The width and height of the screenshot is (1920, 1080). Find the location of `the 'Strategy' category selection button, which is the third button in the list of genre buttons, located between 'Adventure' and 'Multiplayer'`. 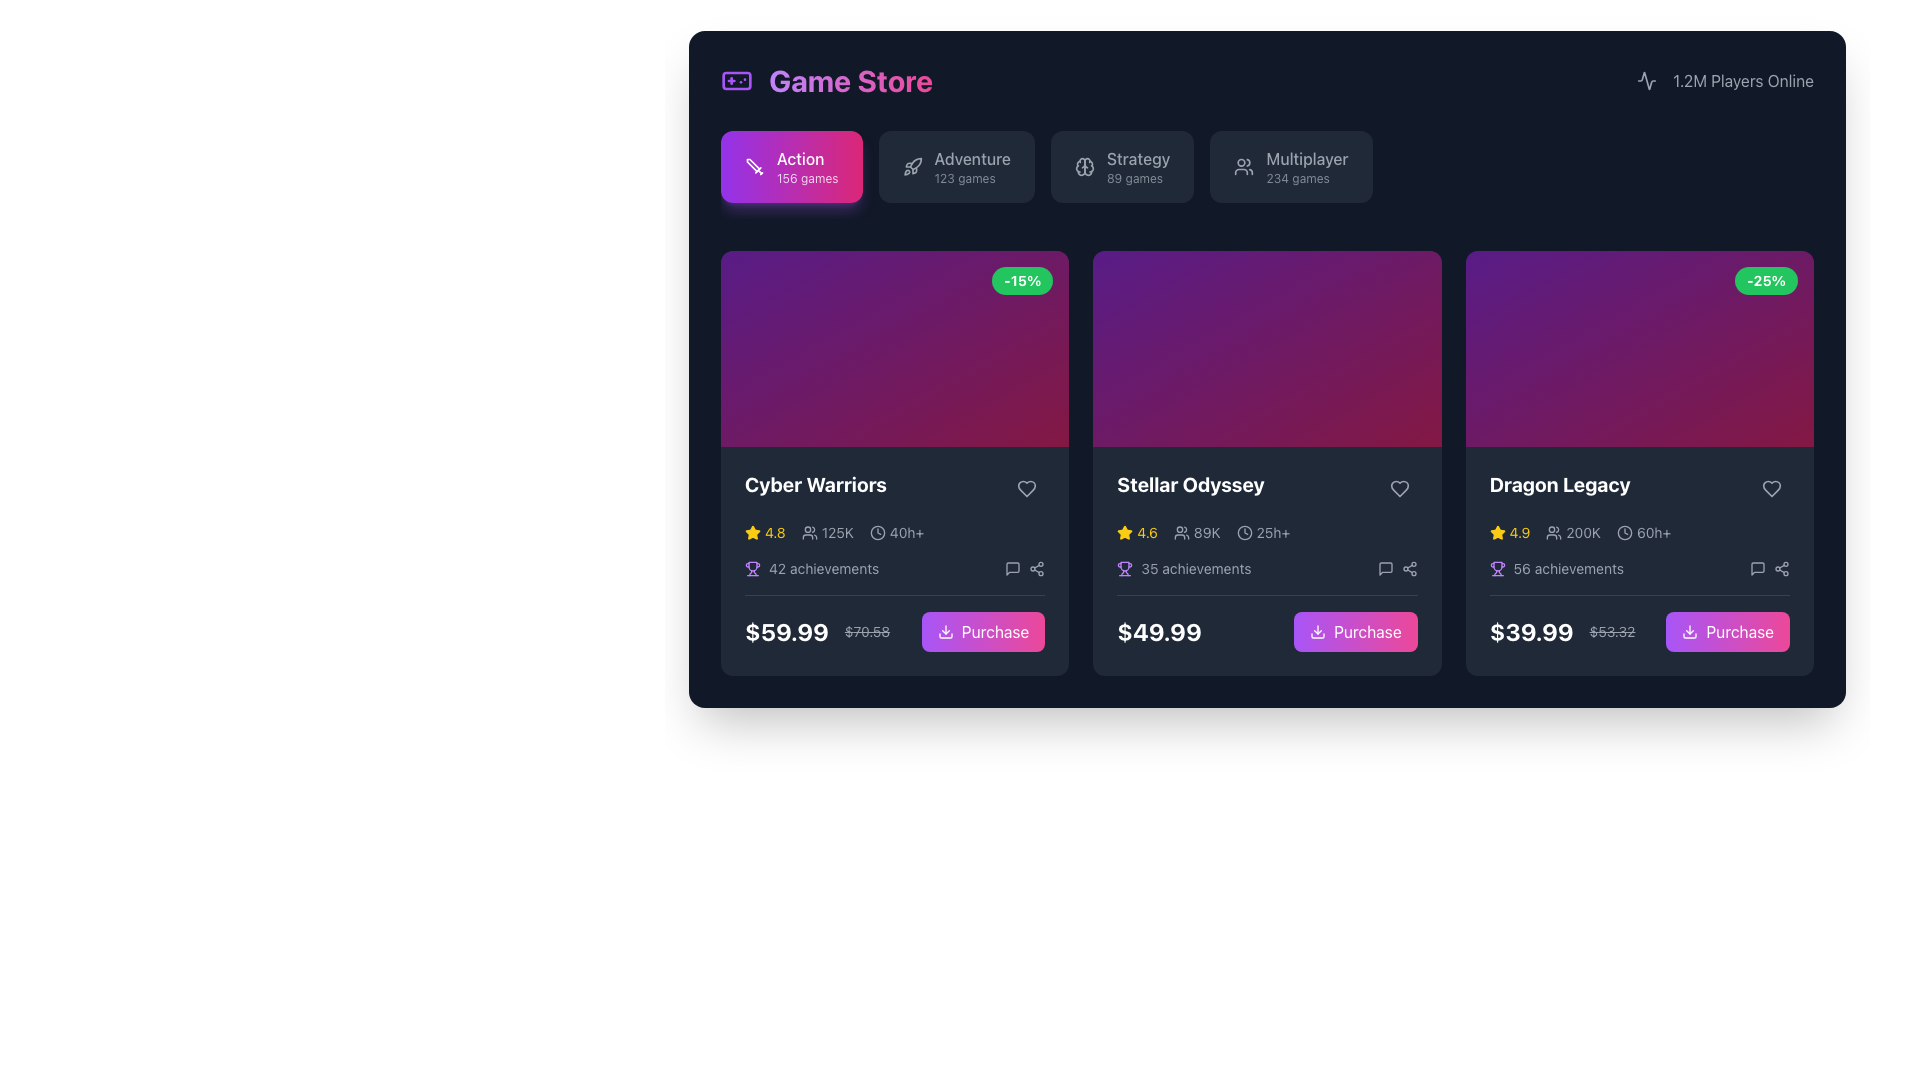

the 'Strategy' category selection button, which is the third button in the list of genre buttons, located between 'Adventure' and 'Multiplayer' is located at coordinates (1122, 165).